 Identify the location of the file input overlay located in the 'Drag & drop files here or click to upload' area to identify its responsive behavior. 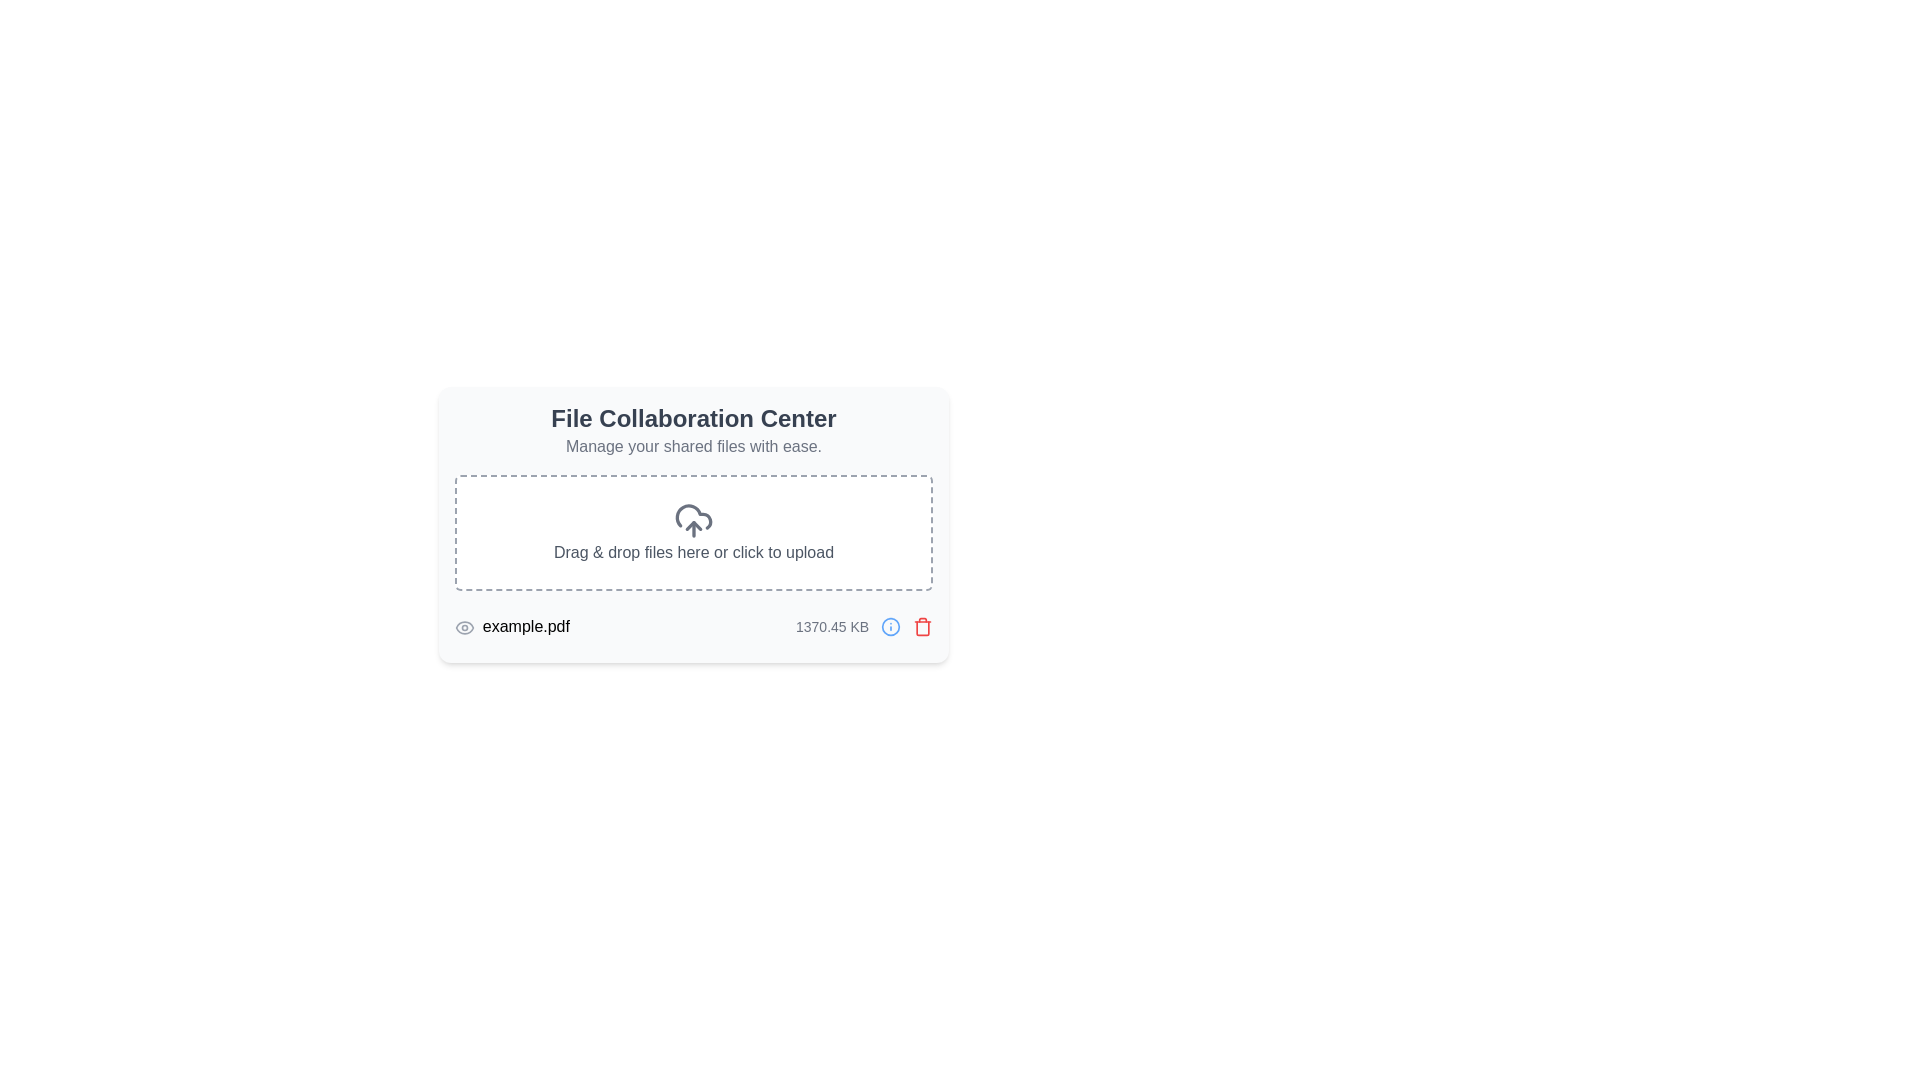
(694, 531).